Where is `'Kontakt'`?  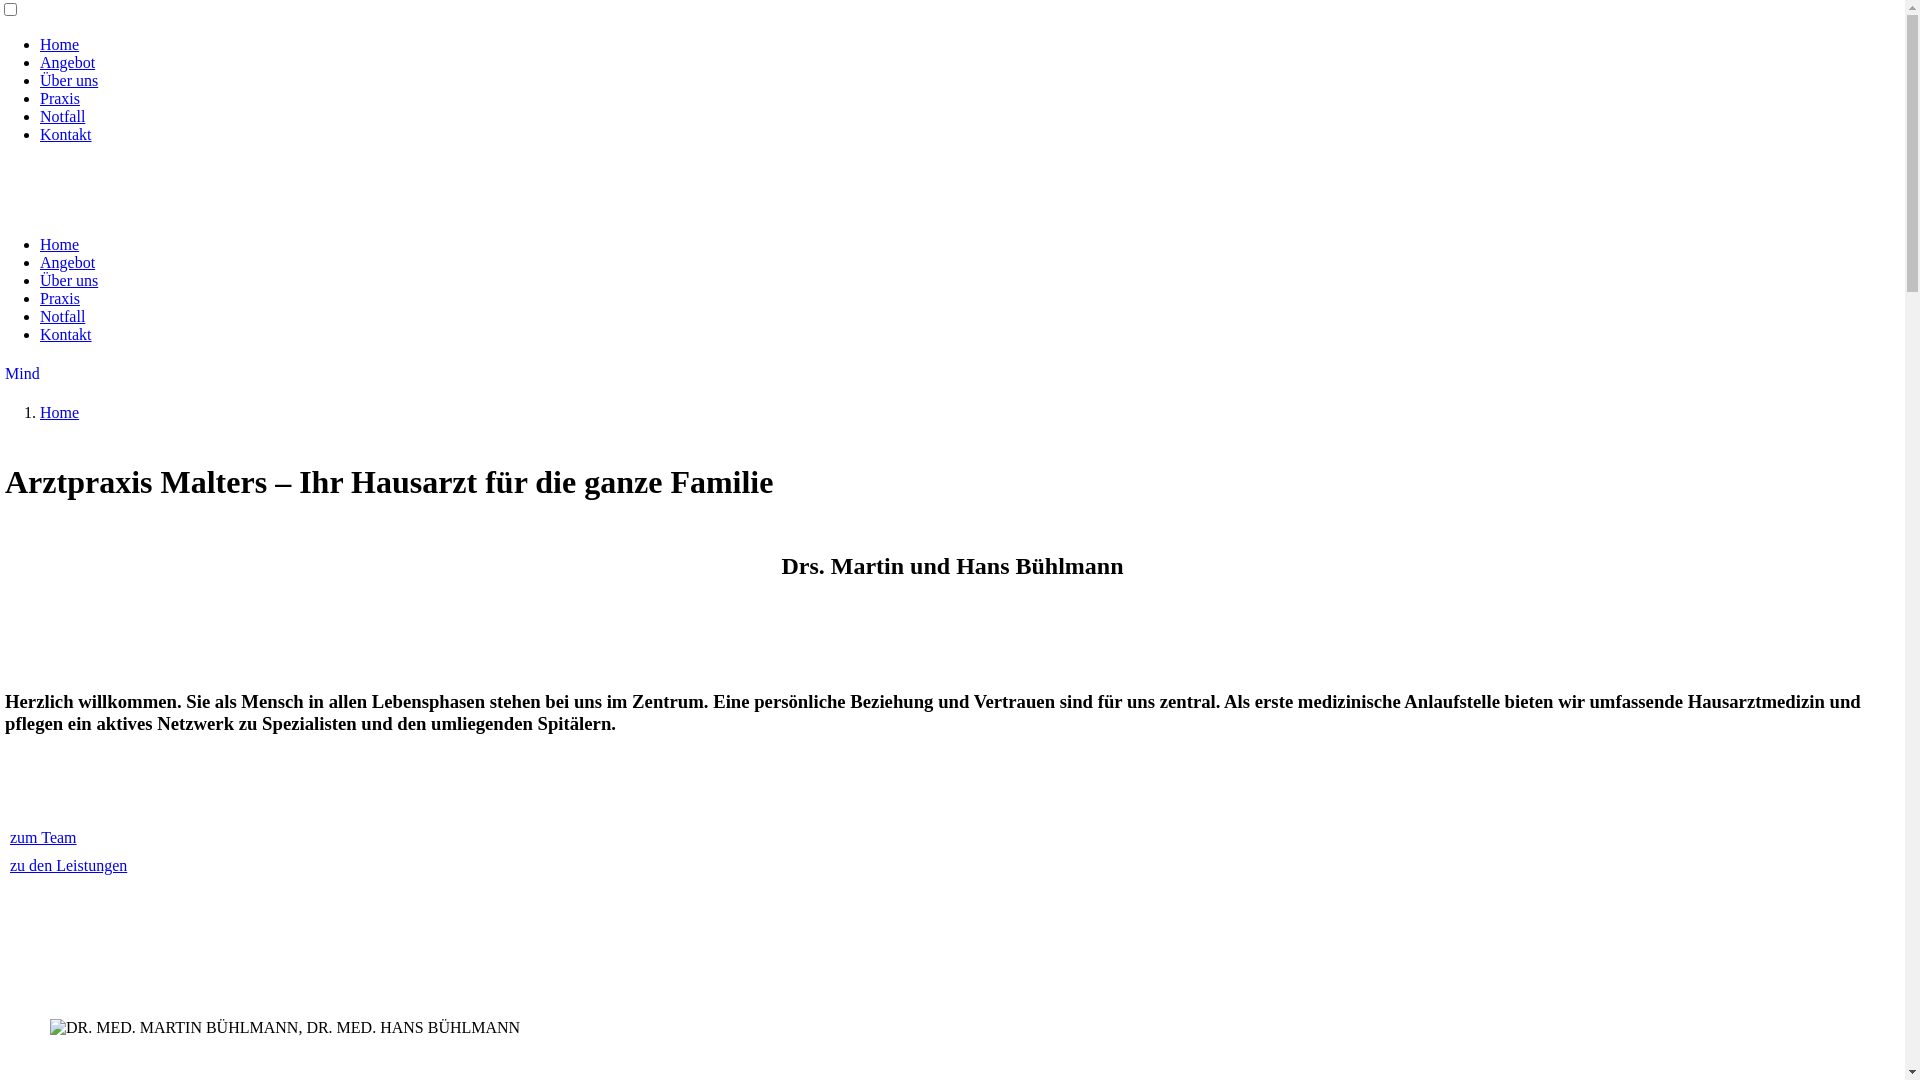
'Kontakt' is located at coordinates (66, 333).